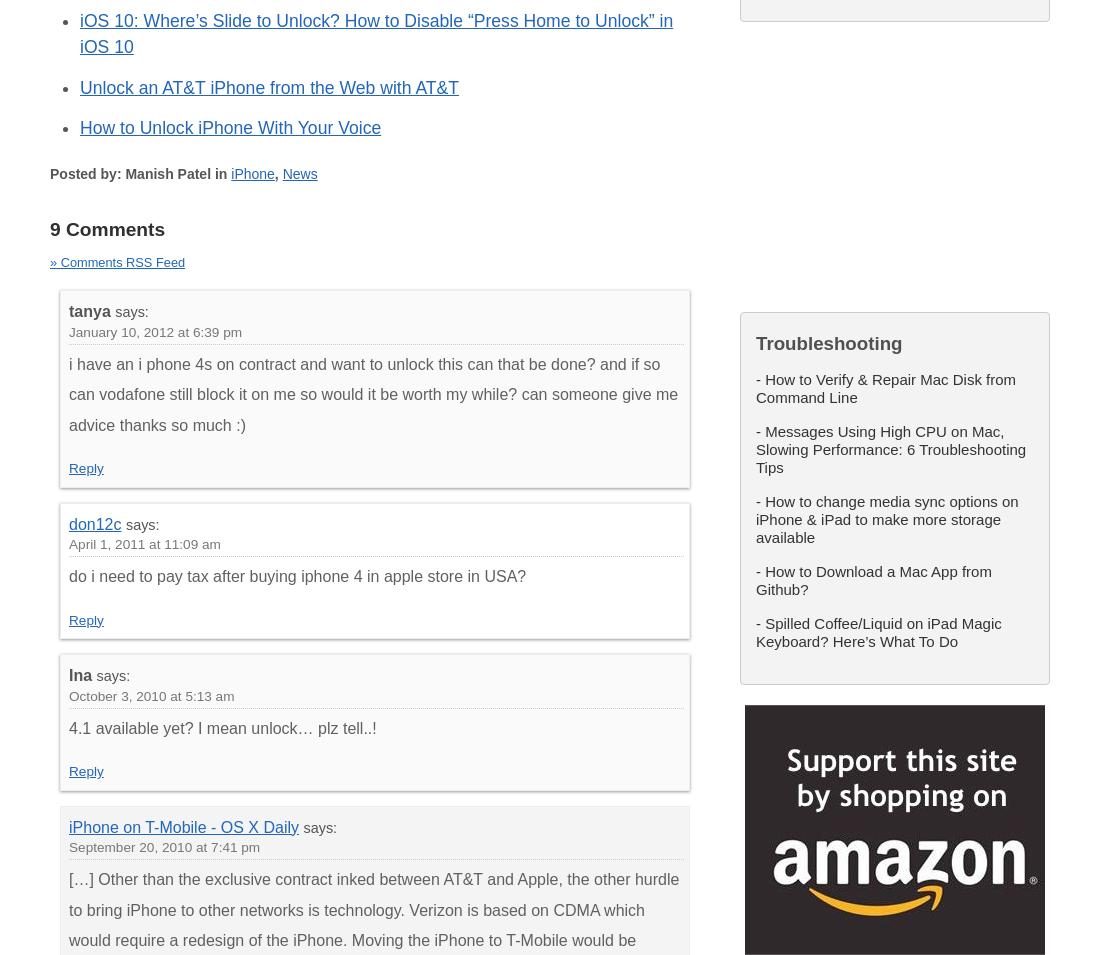  Describe the element at coordinates (296, 576) in the screenshot. I see `'do i need to pay tax after buying iphone 4 in apple store in USA?'` at that location.